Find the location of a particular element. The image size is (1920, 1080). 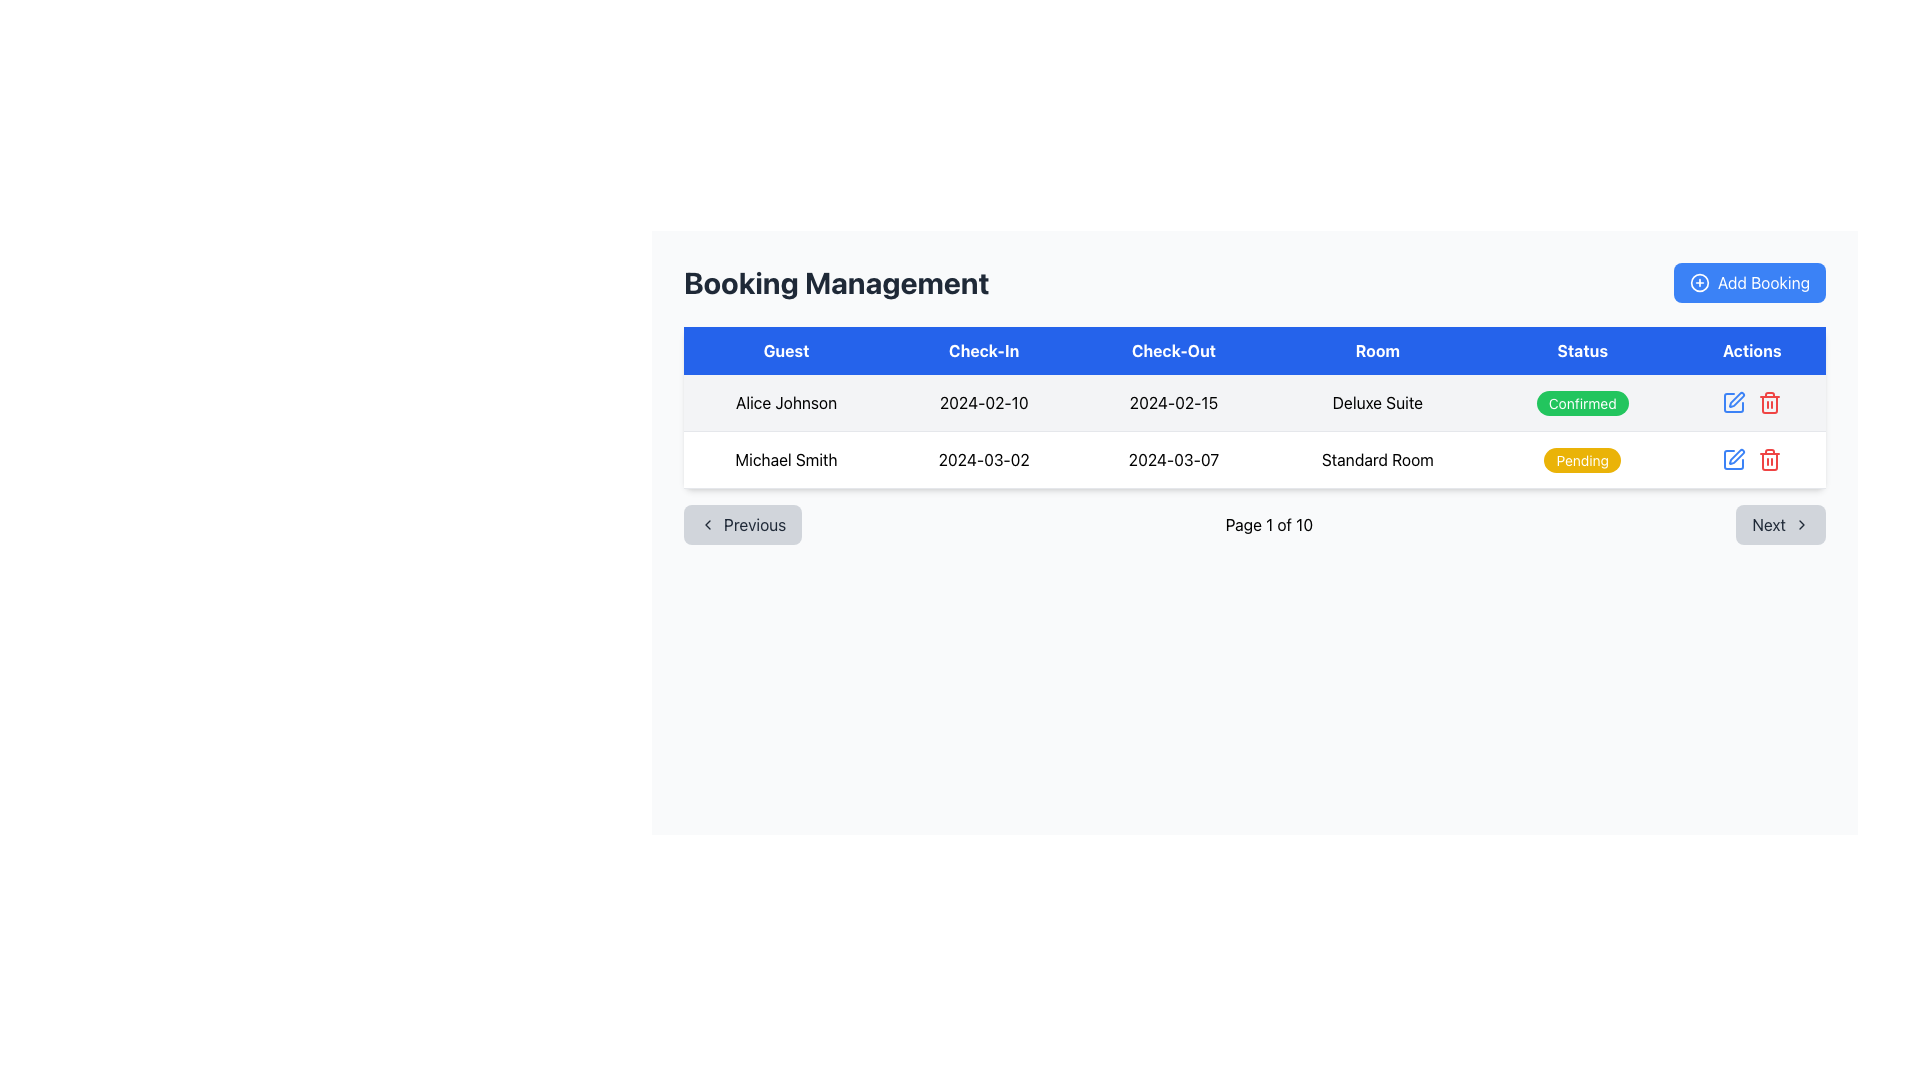

the leftward-pointing chevron icon within the 'Previous' button, which is located at the bottom-left corner of the content area, to facilitate navigation to the previous page of content is located at coordinates (708, 523).